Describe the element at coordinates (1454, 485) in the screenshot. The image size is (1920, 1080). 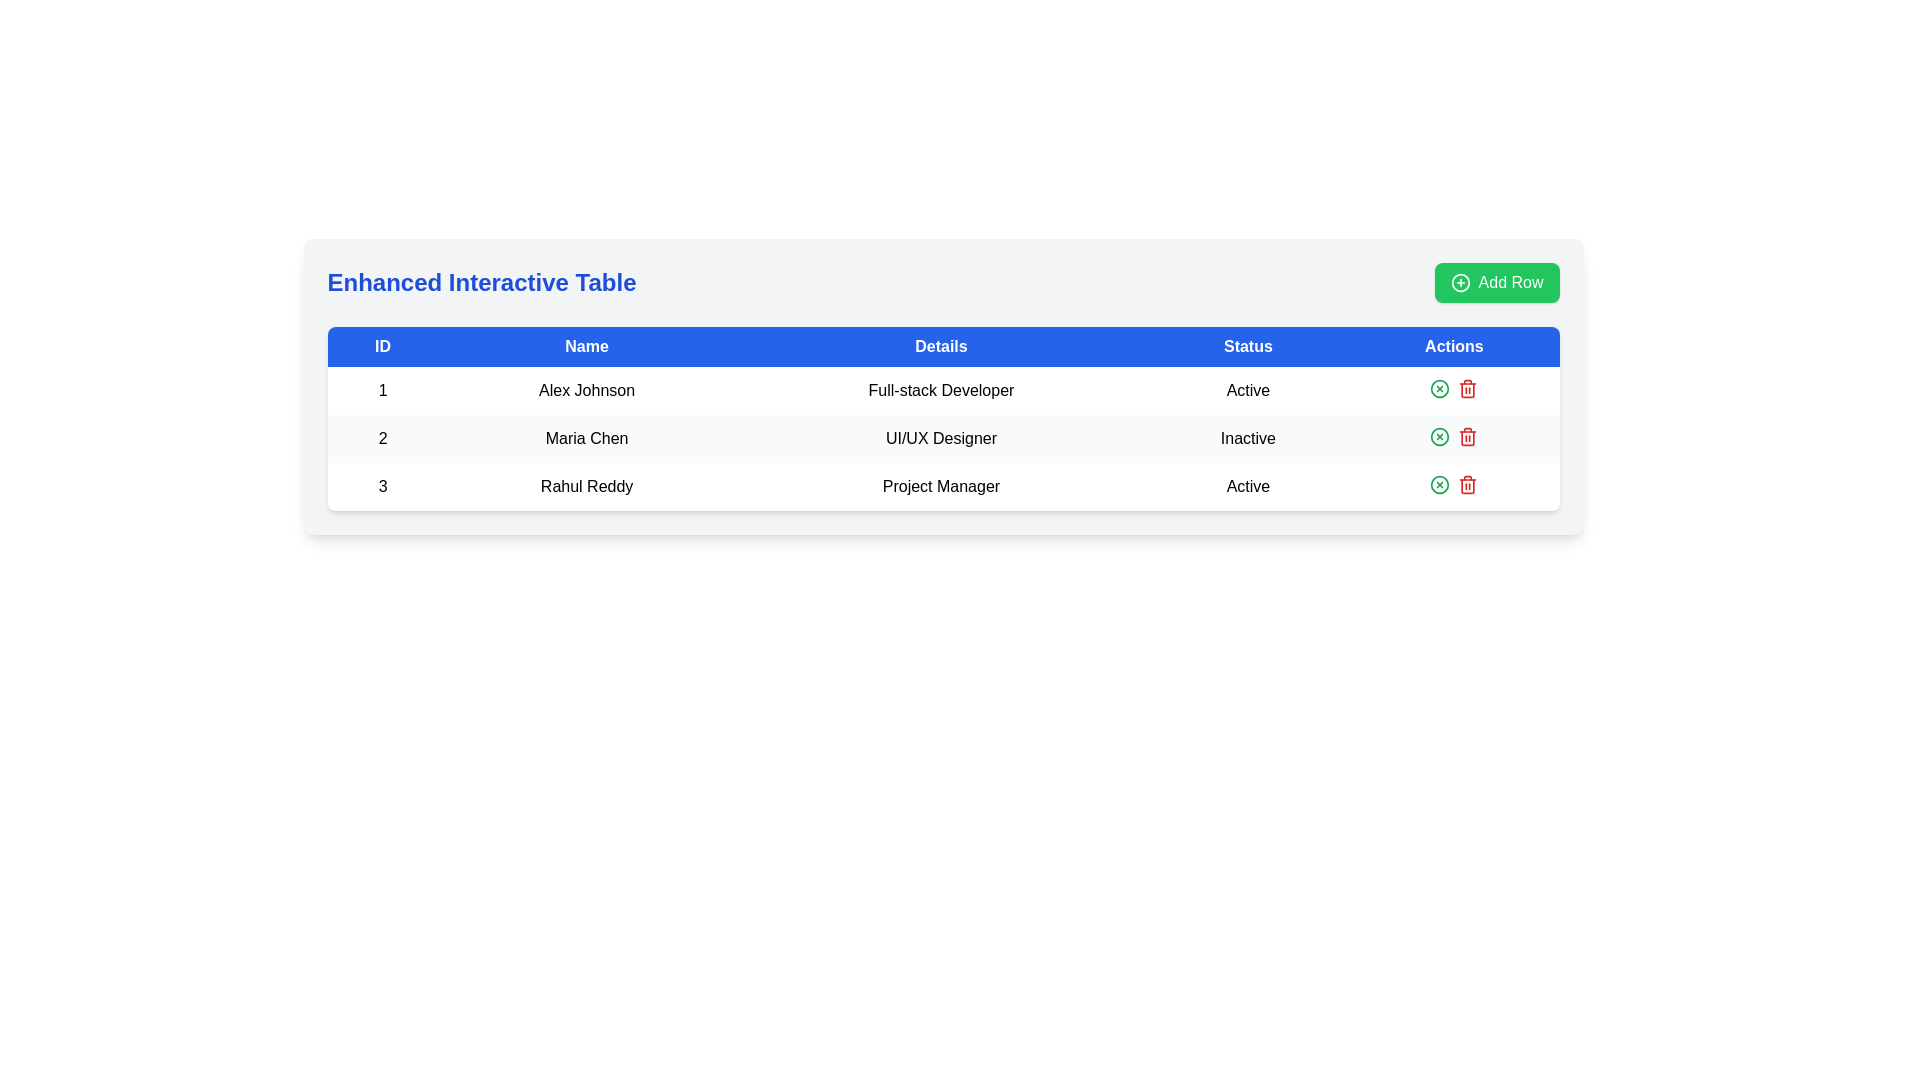
I see `the green circular icon with an 'X' symbol for approval, located at the far right of the third row in the 'Actions' column, aligned with the text 'Active'` at that location.